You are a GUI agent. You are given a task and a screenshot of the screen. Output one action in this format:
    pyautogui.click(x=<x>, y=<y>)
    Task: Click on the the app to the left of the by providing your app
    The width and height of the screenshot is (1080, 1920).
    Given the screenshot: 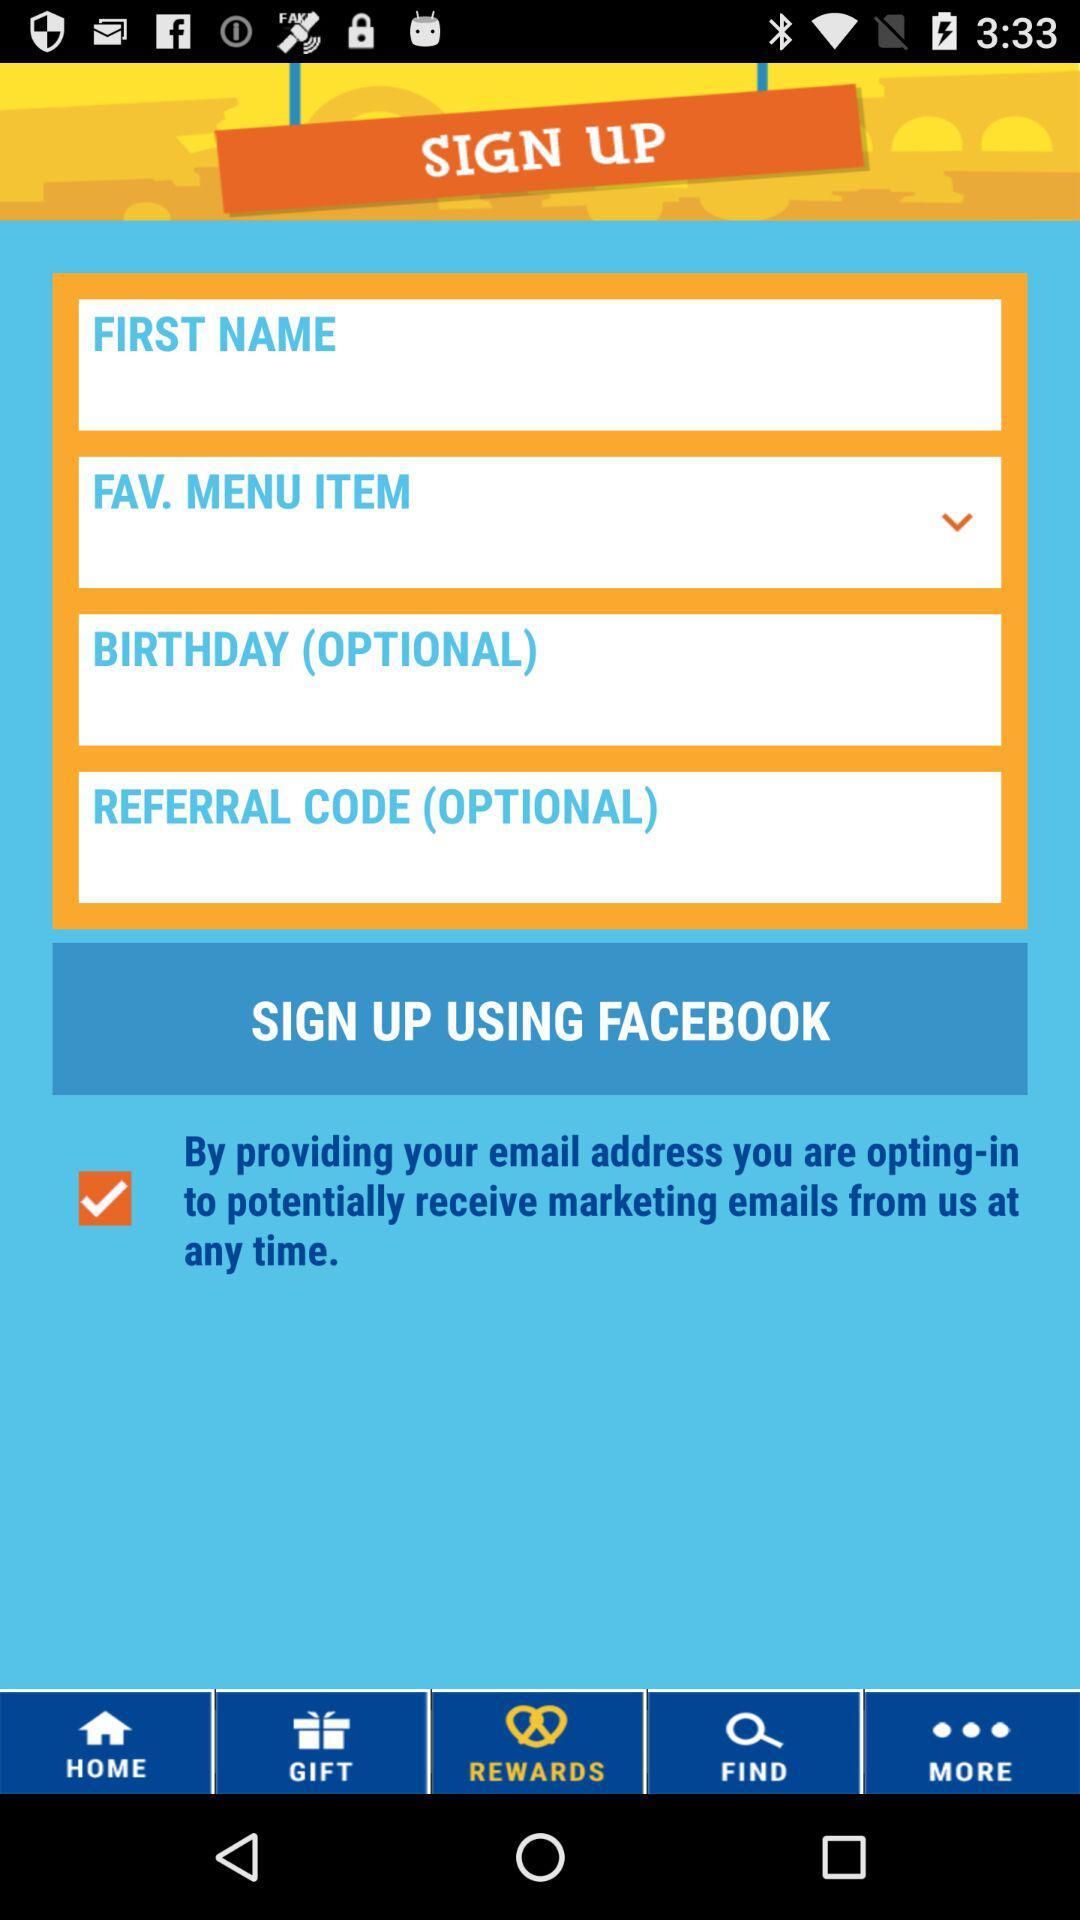 What is the action you would take?
    pyautogui.click(x=104, y=1199)
    